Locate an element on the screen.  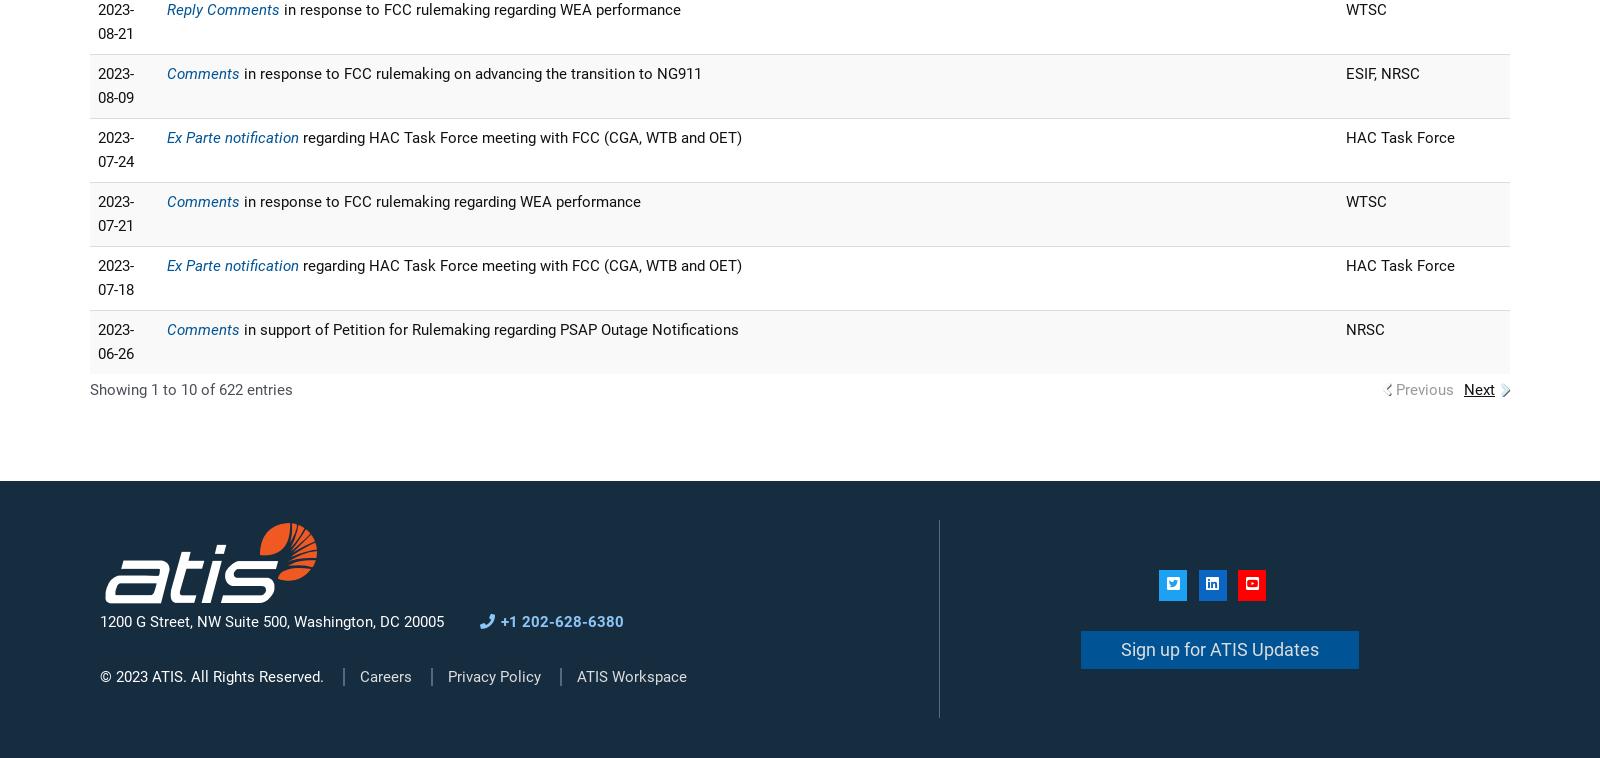
'in support of Petition for Rulemaking regarding PSAP Outage Notifications' is located at coordinates (489, 330).